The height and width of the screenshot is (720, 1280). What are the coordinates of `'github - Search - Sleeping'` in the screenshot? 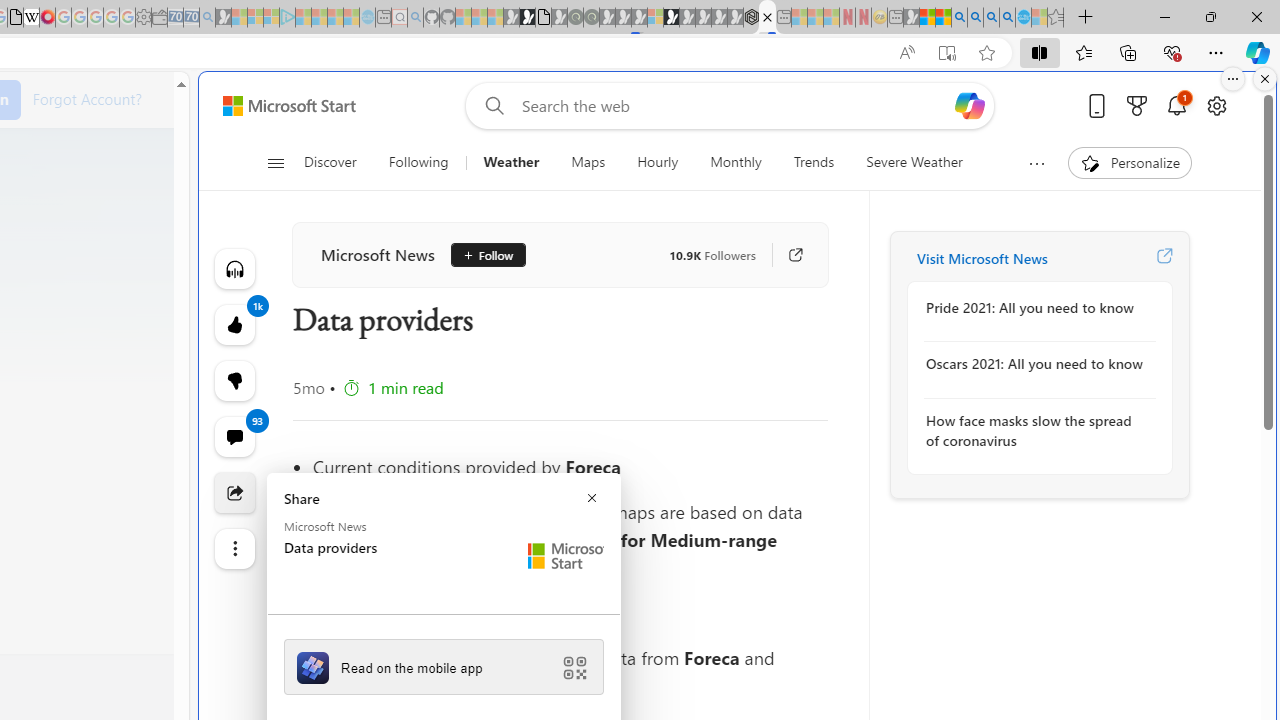 It's located at (415, 17).